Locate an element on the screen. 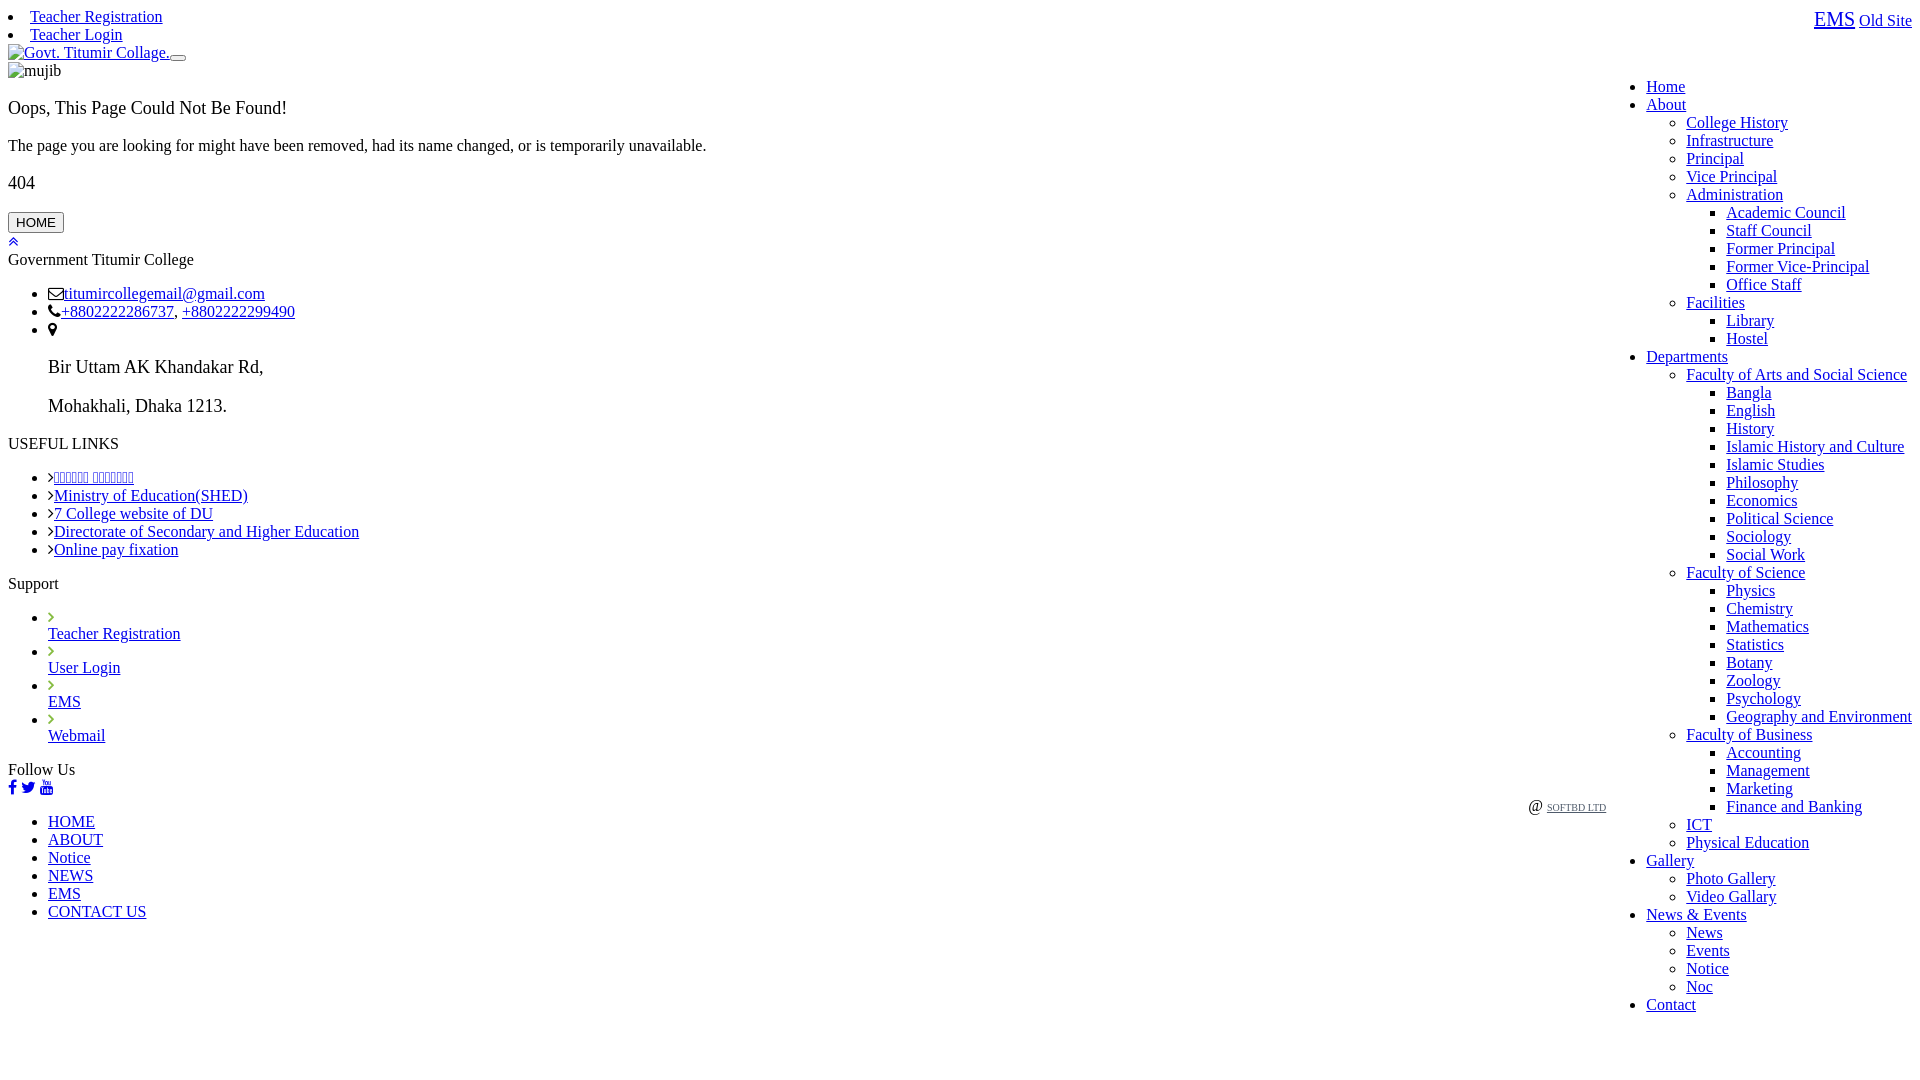  'User Login' is located at coordinates (48, 667).